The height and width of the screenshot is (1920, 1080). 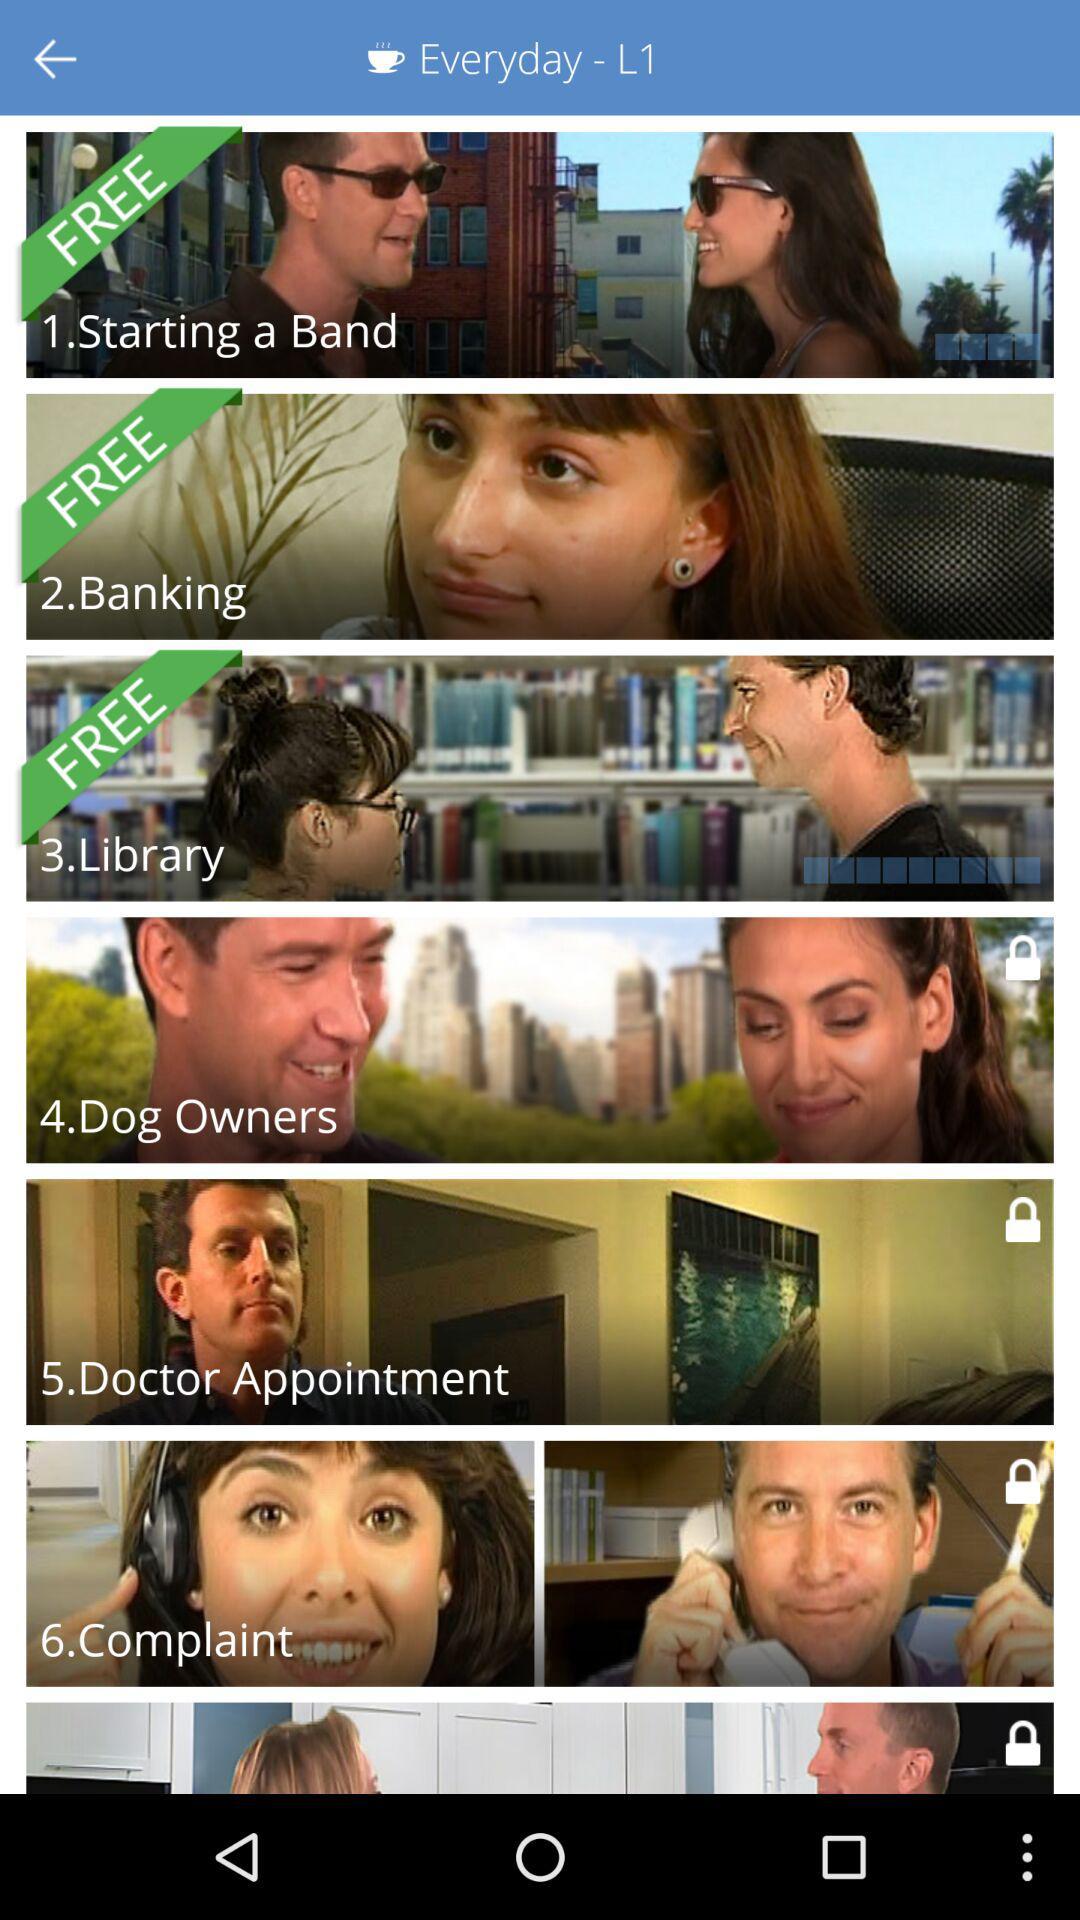 I want to click on the 1 starting a, so click(x=219, y=330).